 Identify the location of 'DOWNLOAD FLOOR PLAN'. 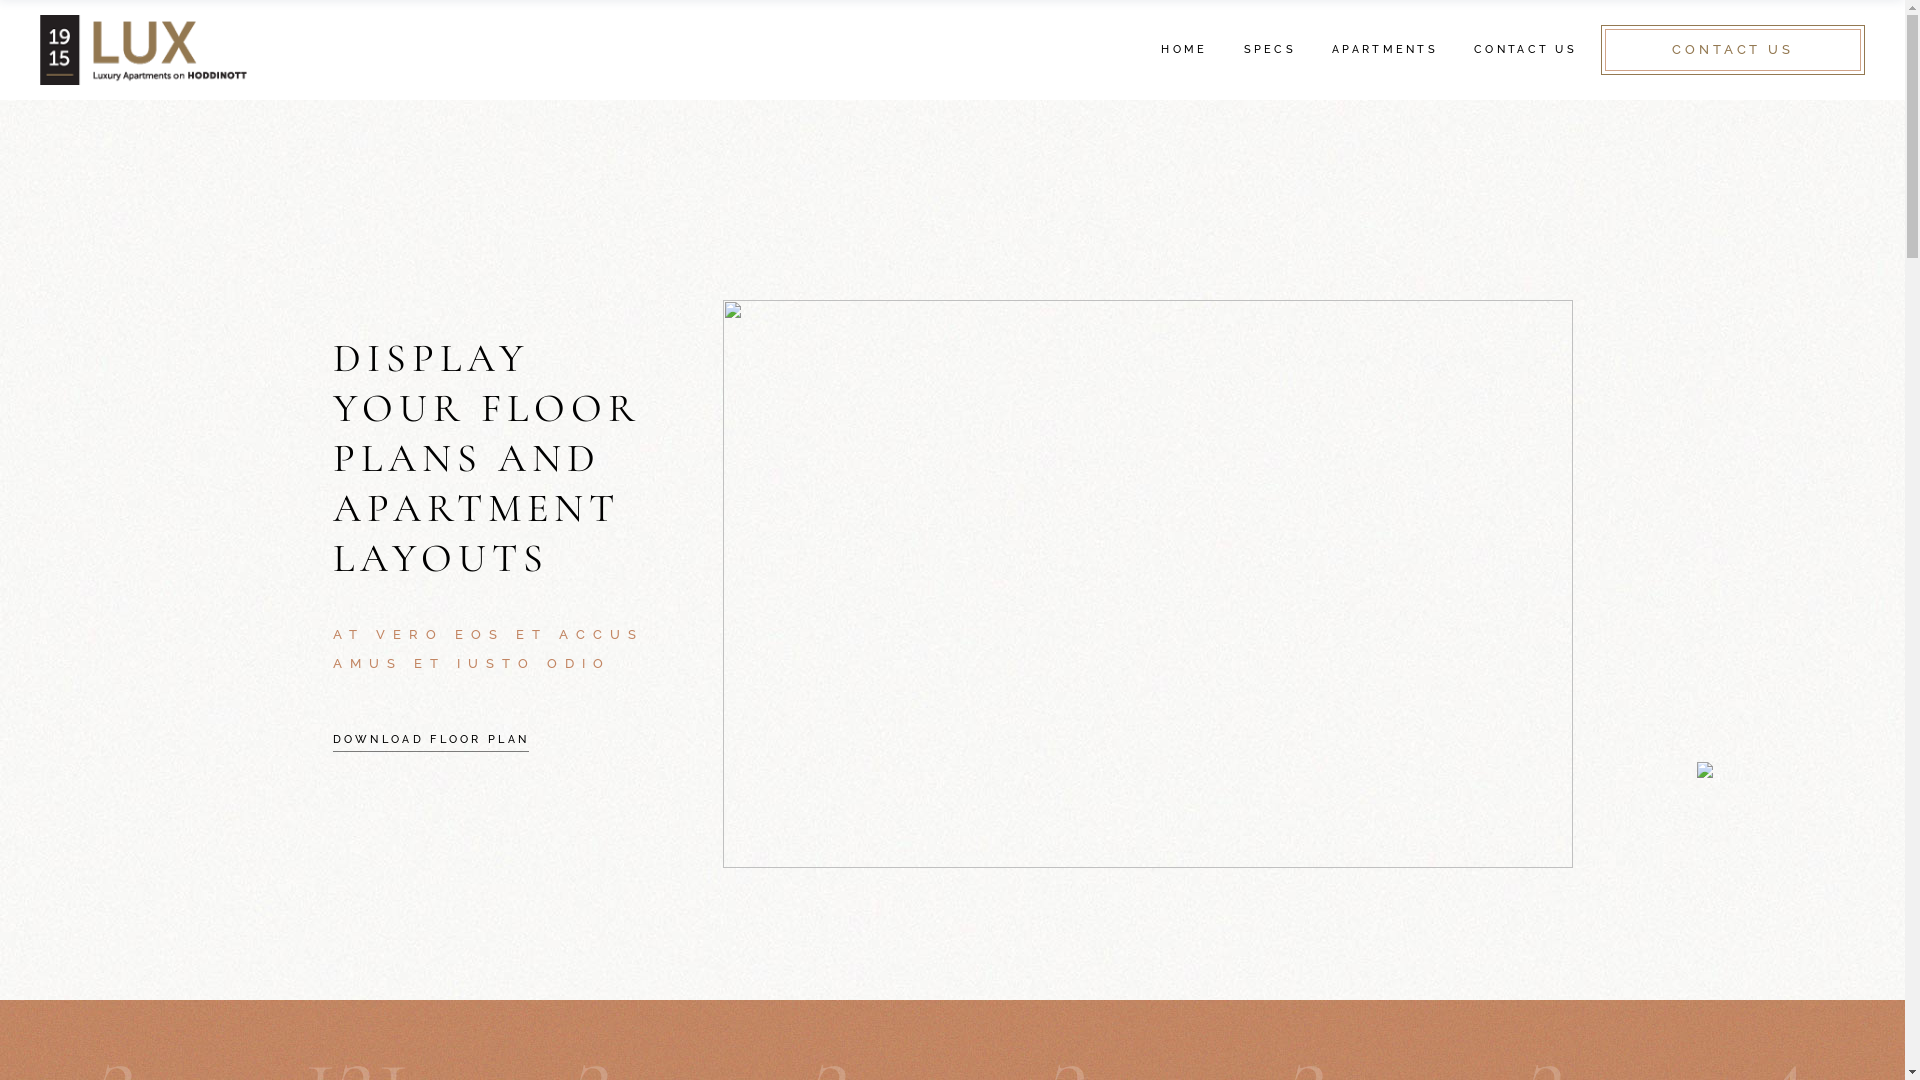
(429, 740).